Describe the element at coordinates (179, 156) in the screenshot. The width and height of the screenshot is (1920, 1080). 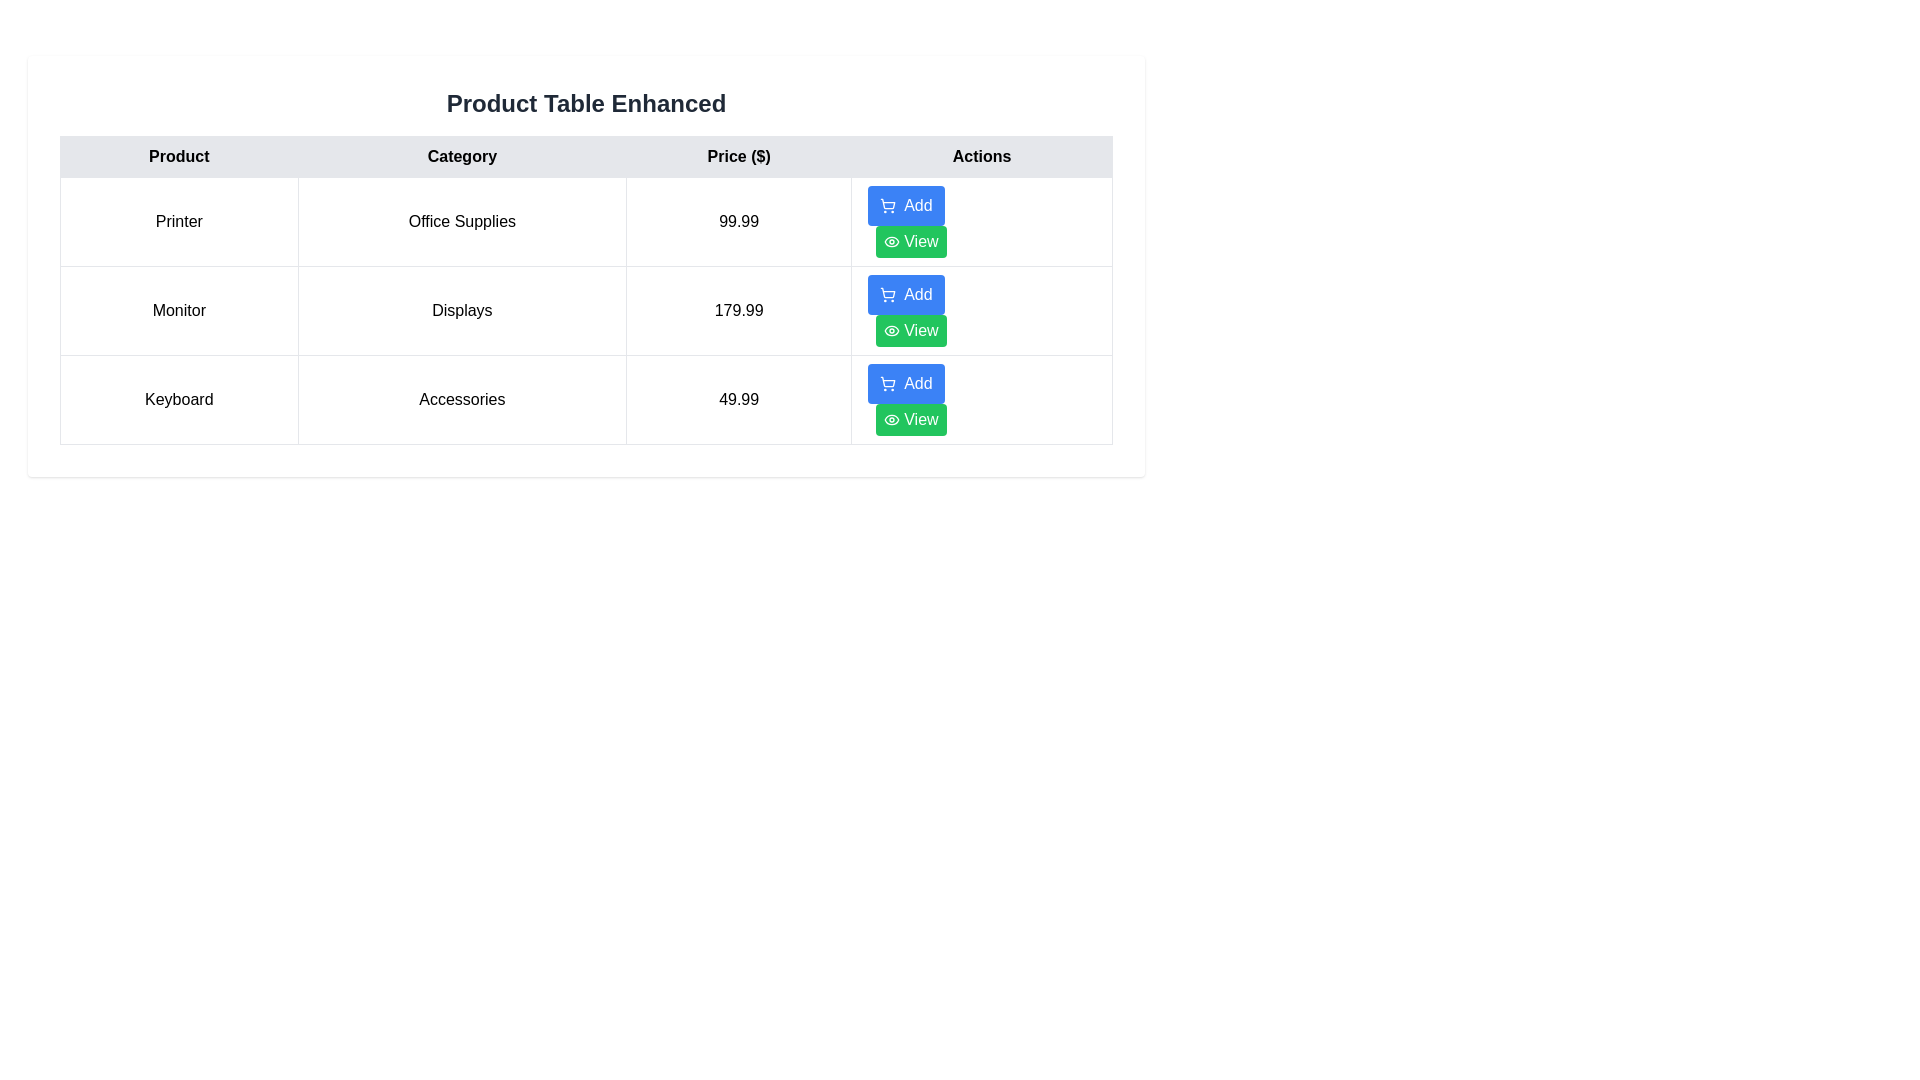
I see `text 'Product' from the header cell of the table that indicates the content of the 'Product' column, positioned as the first cell in the header row` at that location.